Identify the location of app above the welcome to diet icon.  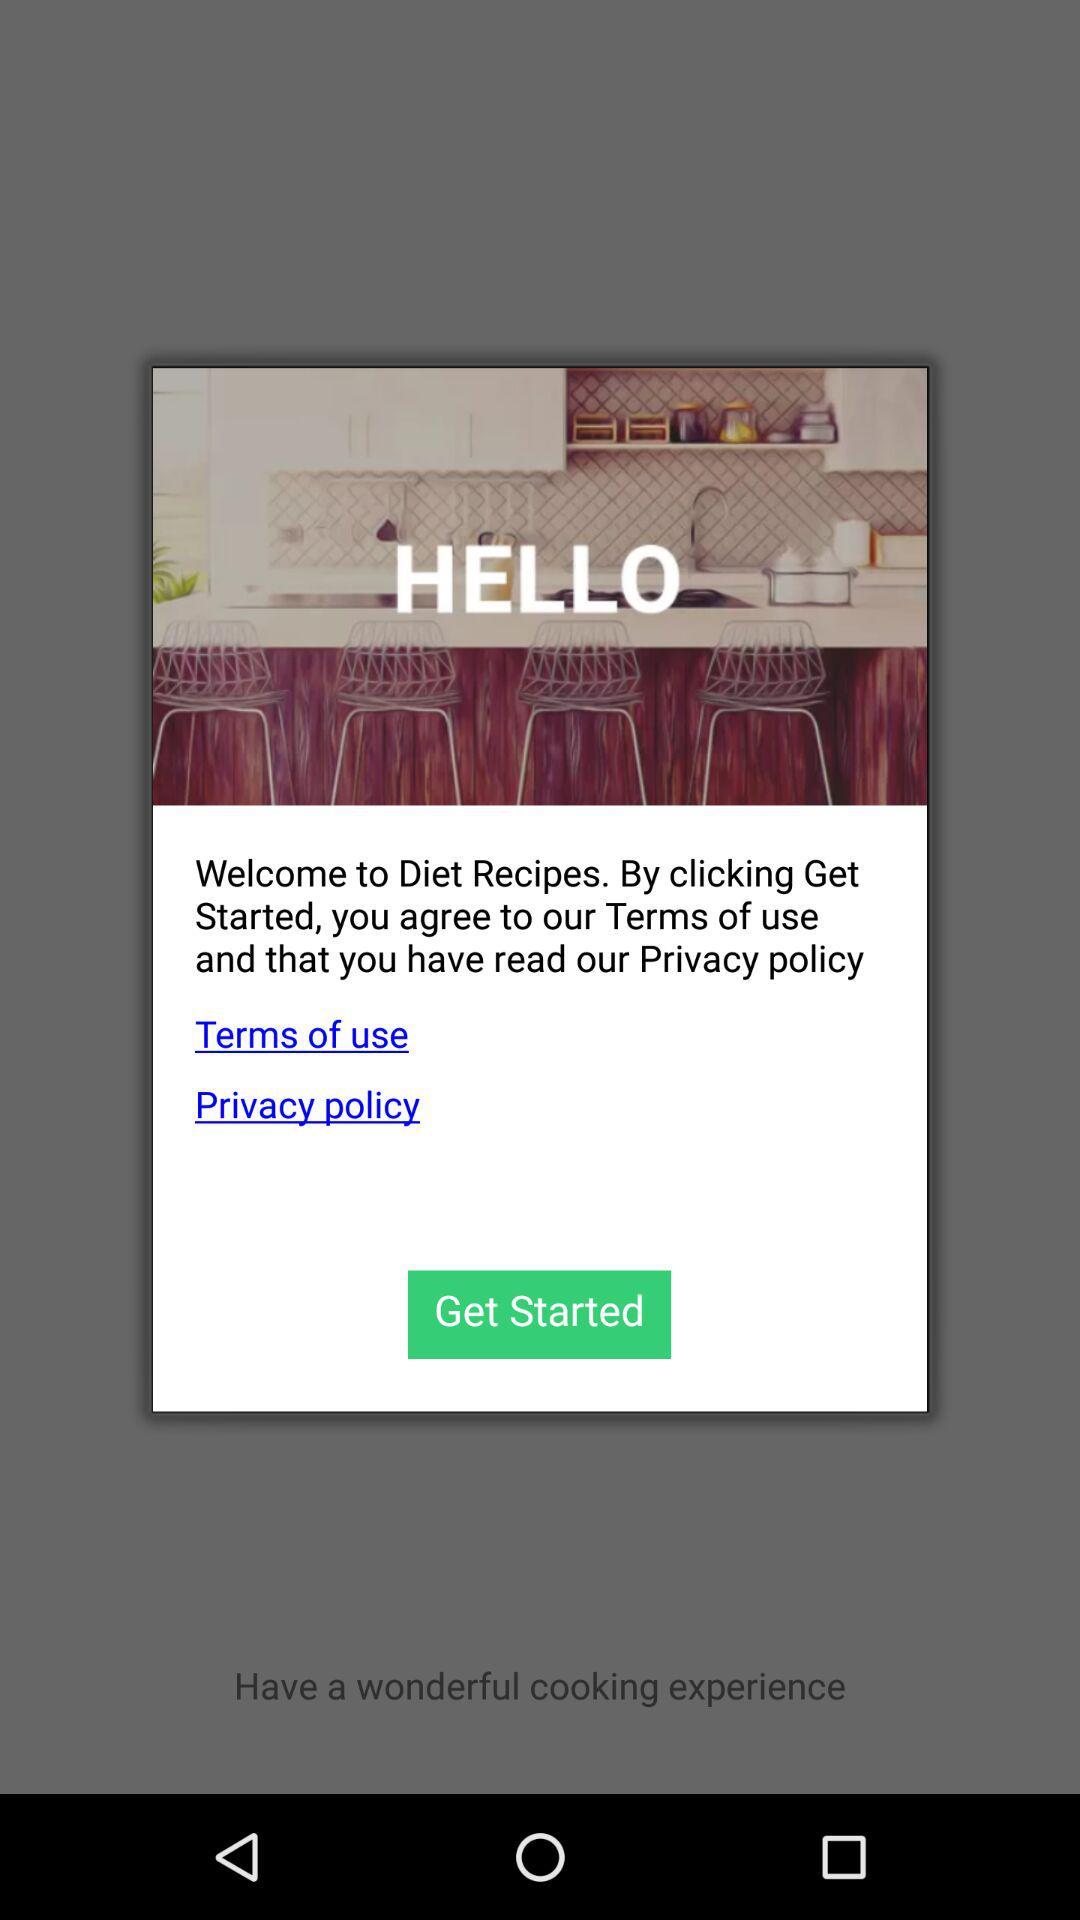
(540, 585).